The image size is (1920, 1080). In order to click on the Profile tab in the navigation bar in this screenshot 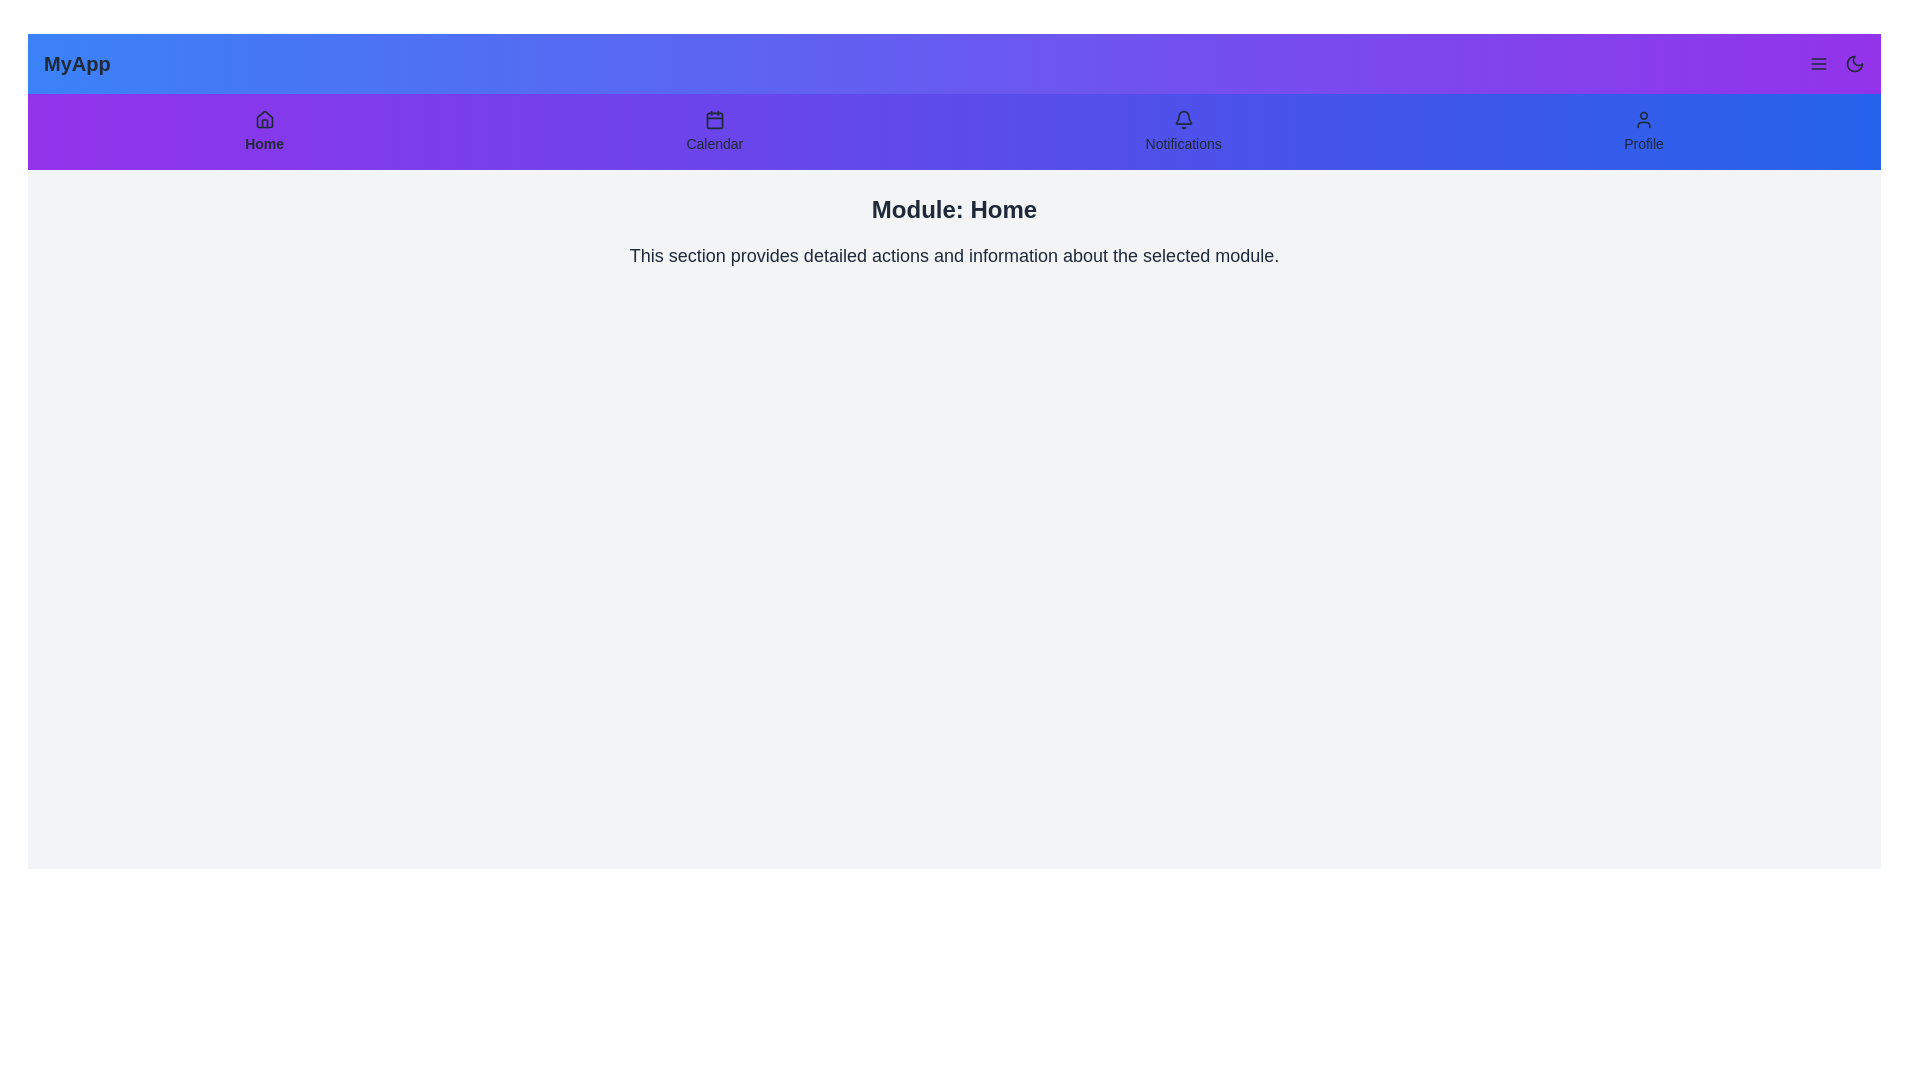, I will do `click(1643, 131)`.